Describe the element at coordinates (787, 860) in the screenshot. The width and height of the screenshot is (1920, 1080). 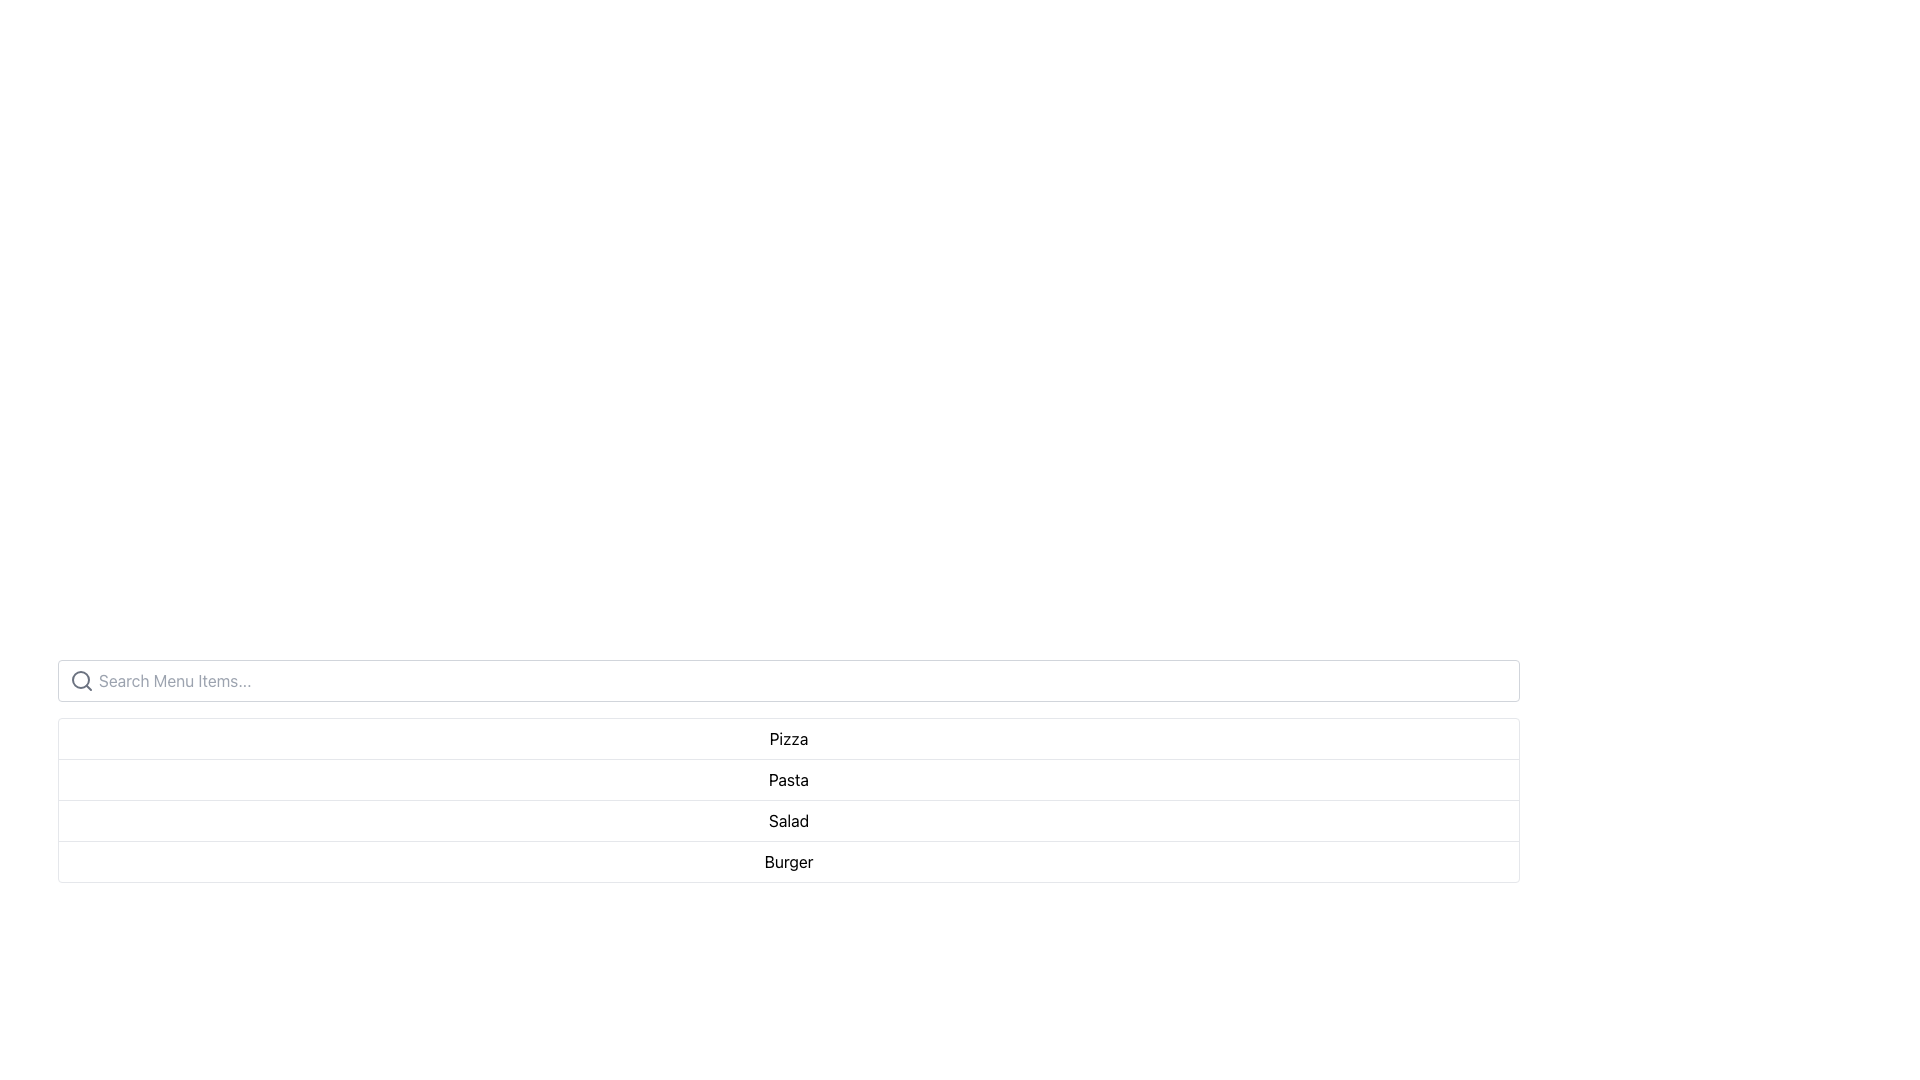
I see `the selectable menu item labeled 'Burger', which is the fourth item in a vertical list and has a light gray background when hovered over` at that location.